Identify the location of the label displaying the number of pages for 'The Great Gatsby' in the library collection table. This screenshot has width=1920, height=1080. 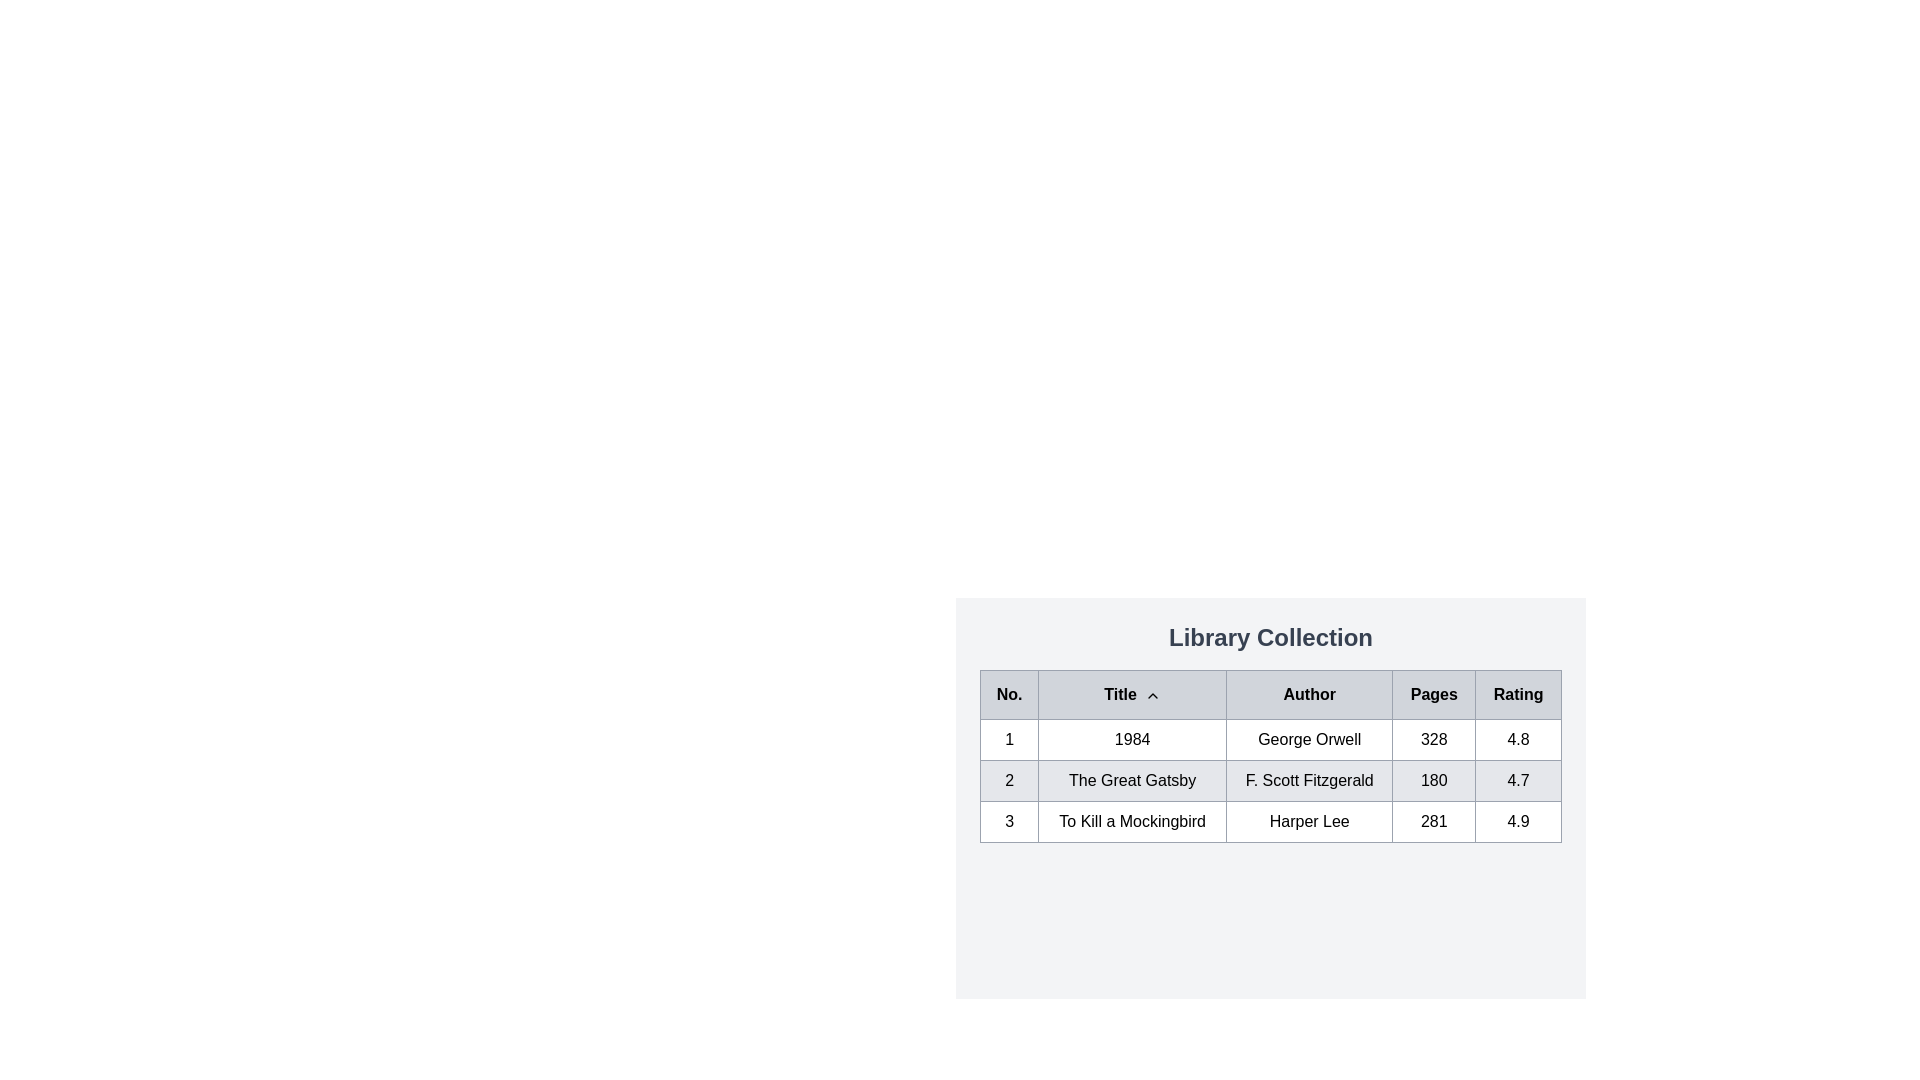
(1433, 779).